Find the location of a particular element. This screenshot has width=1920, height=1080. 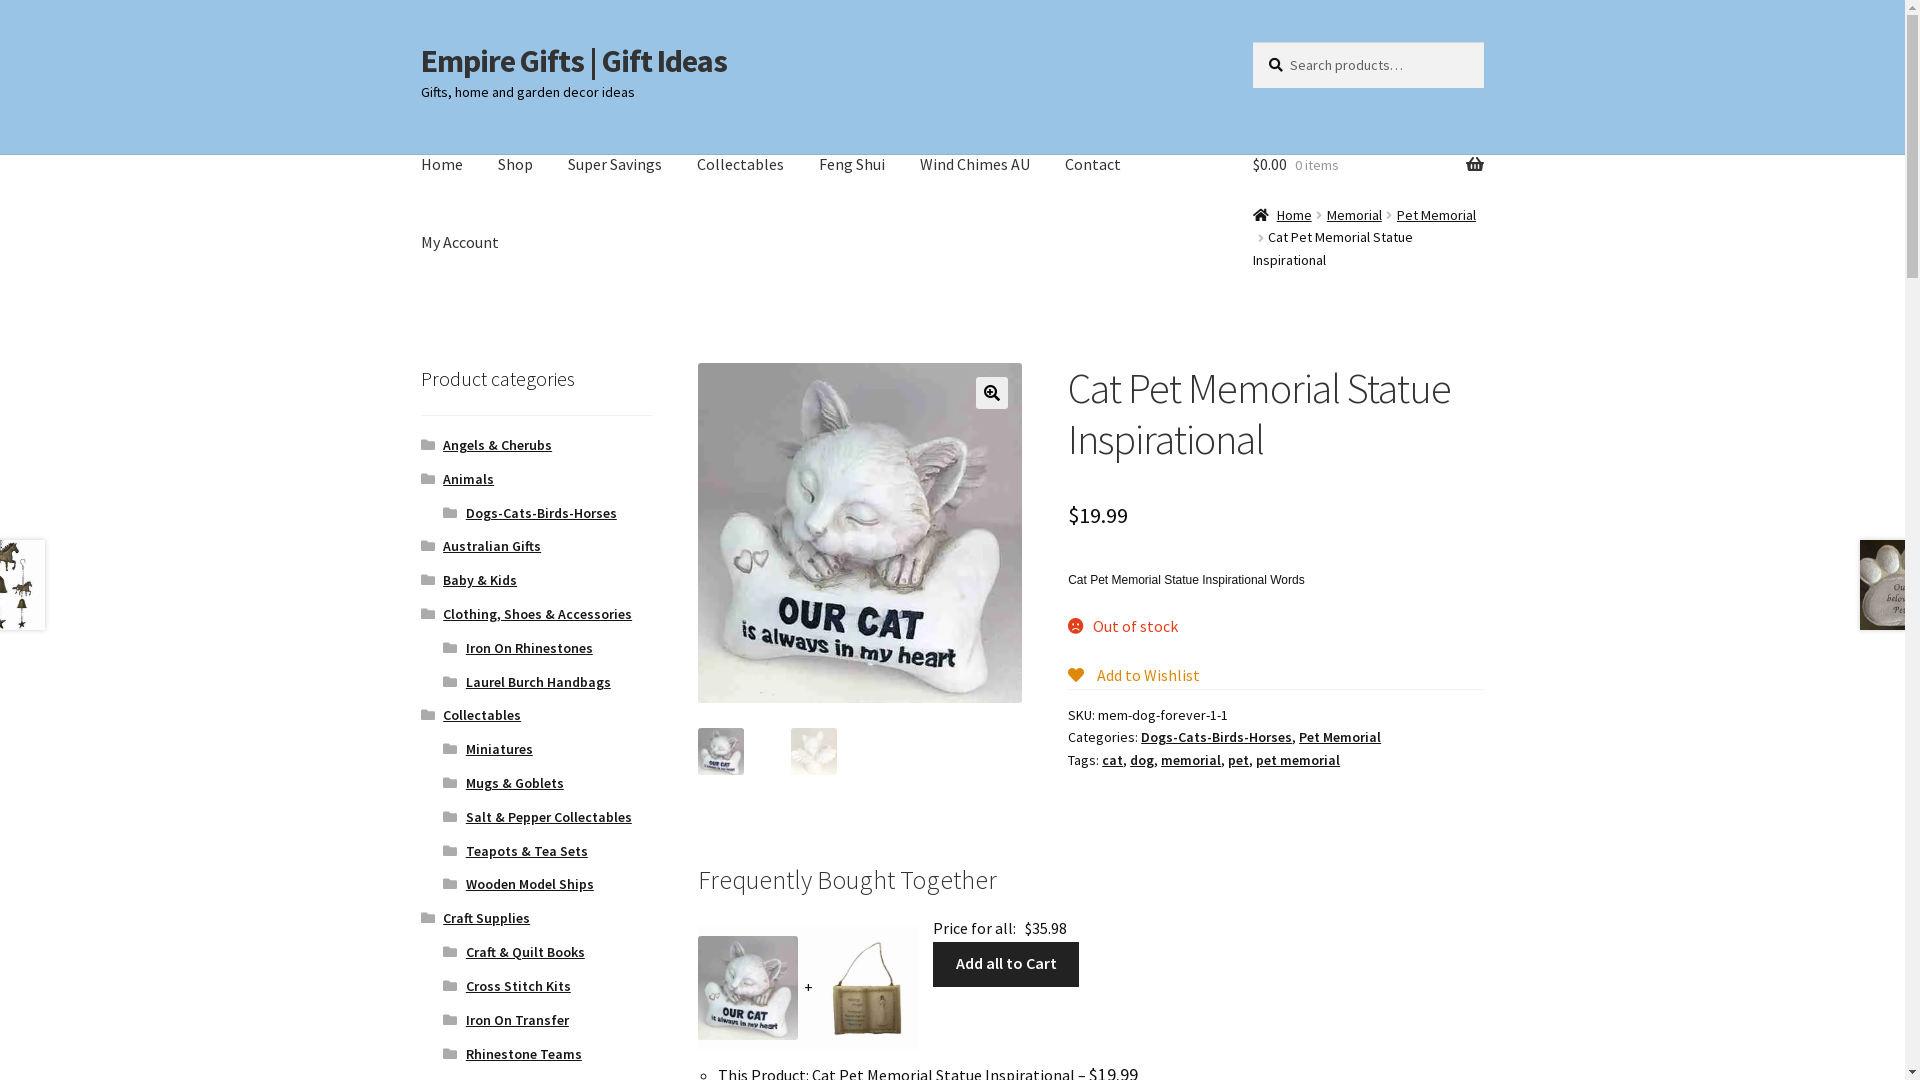

'Add all to Cart' is located at coordinates (1006, 963).